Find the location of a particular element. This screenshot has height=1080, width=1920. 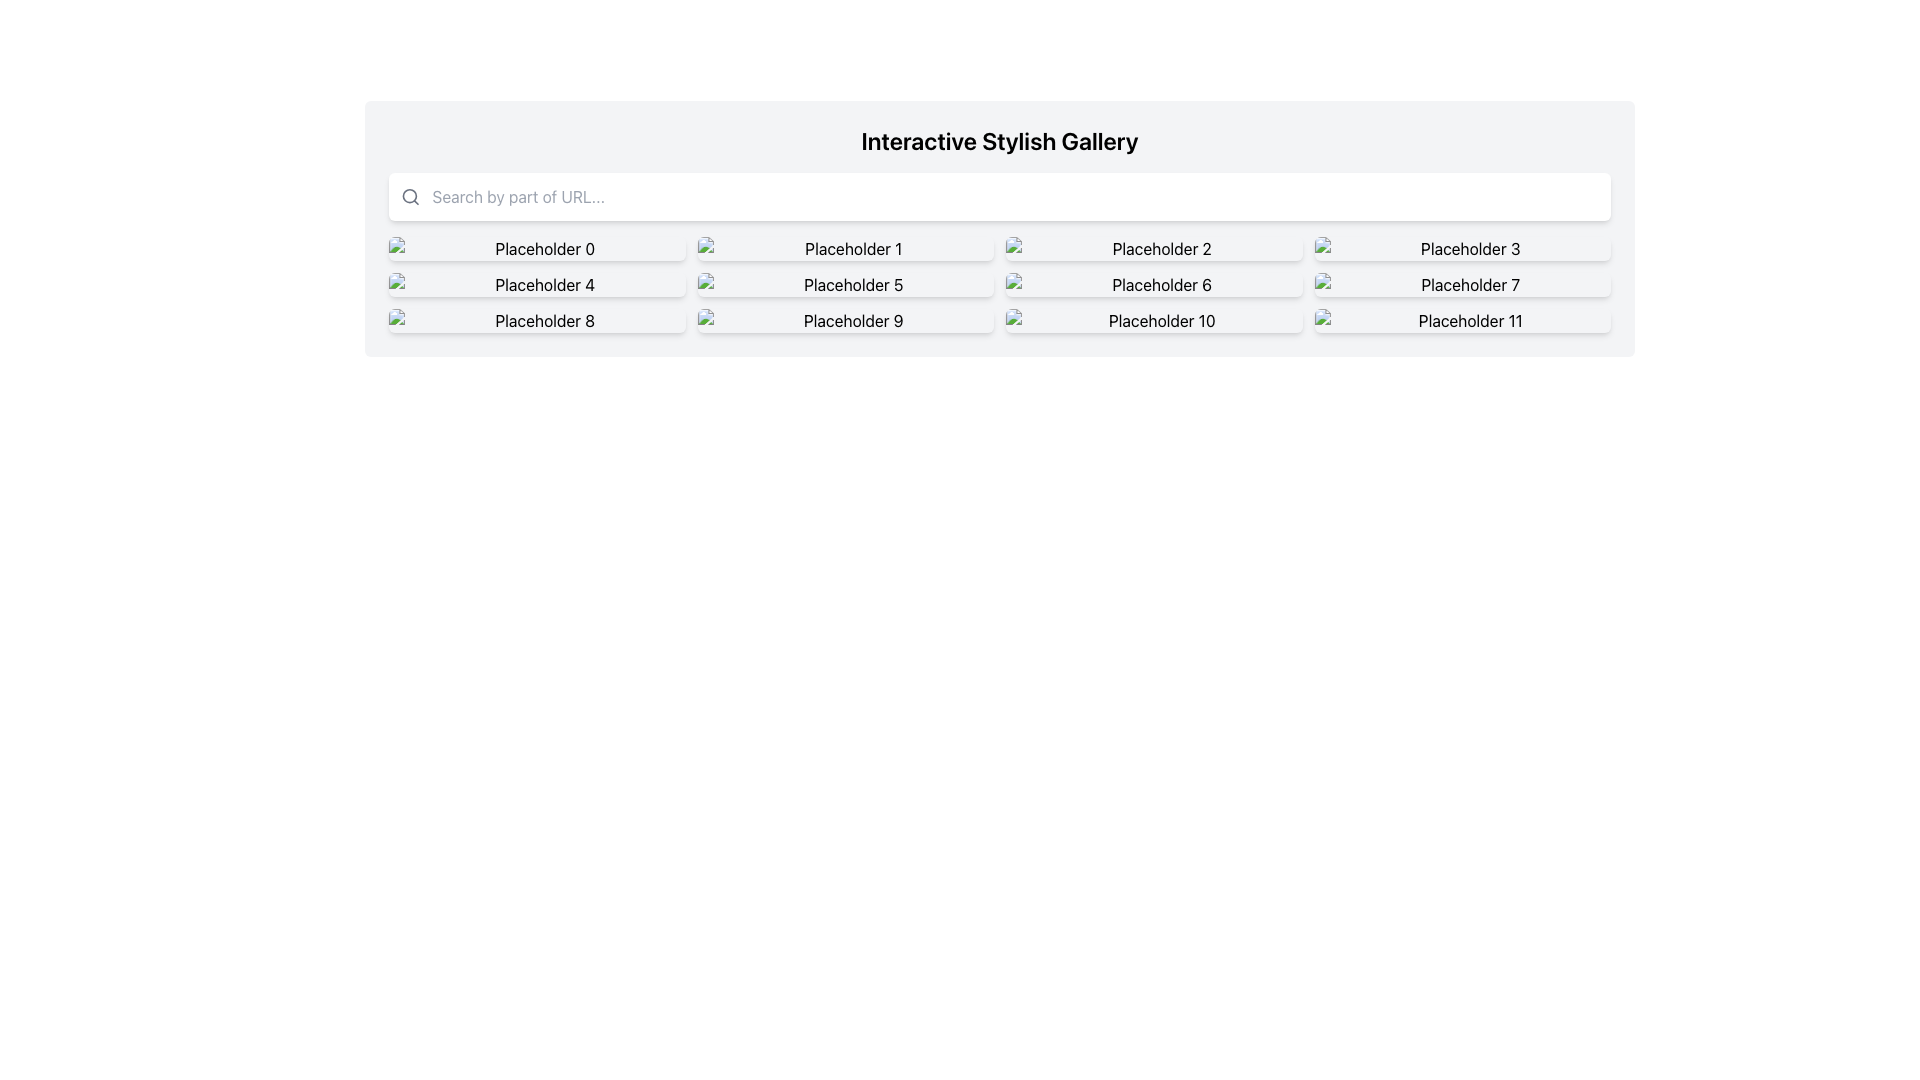

the circular component of the magnifying glass icon located to the left of the text field in the search bar, positioned in the upper-middle section of the interface is located at coordinates (408, 196).